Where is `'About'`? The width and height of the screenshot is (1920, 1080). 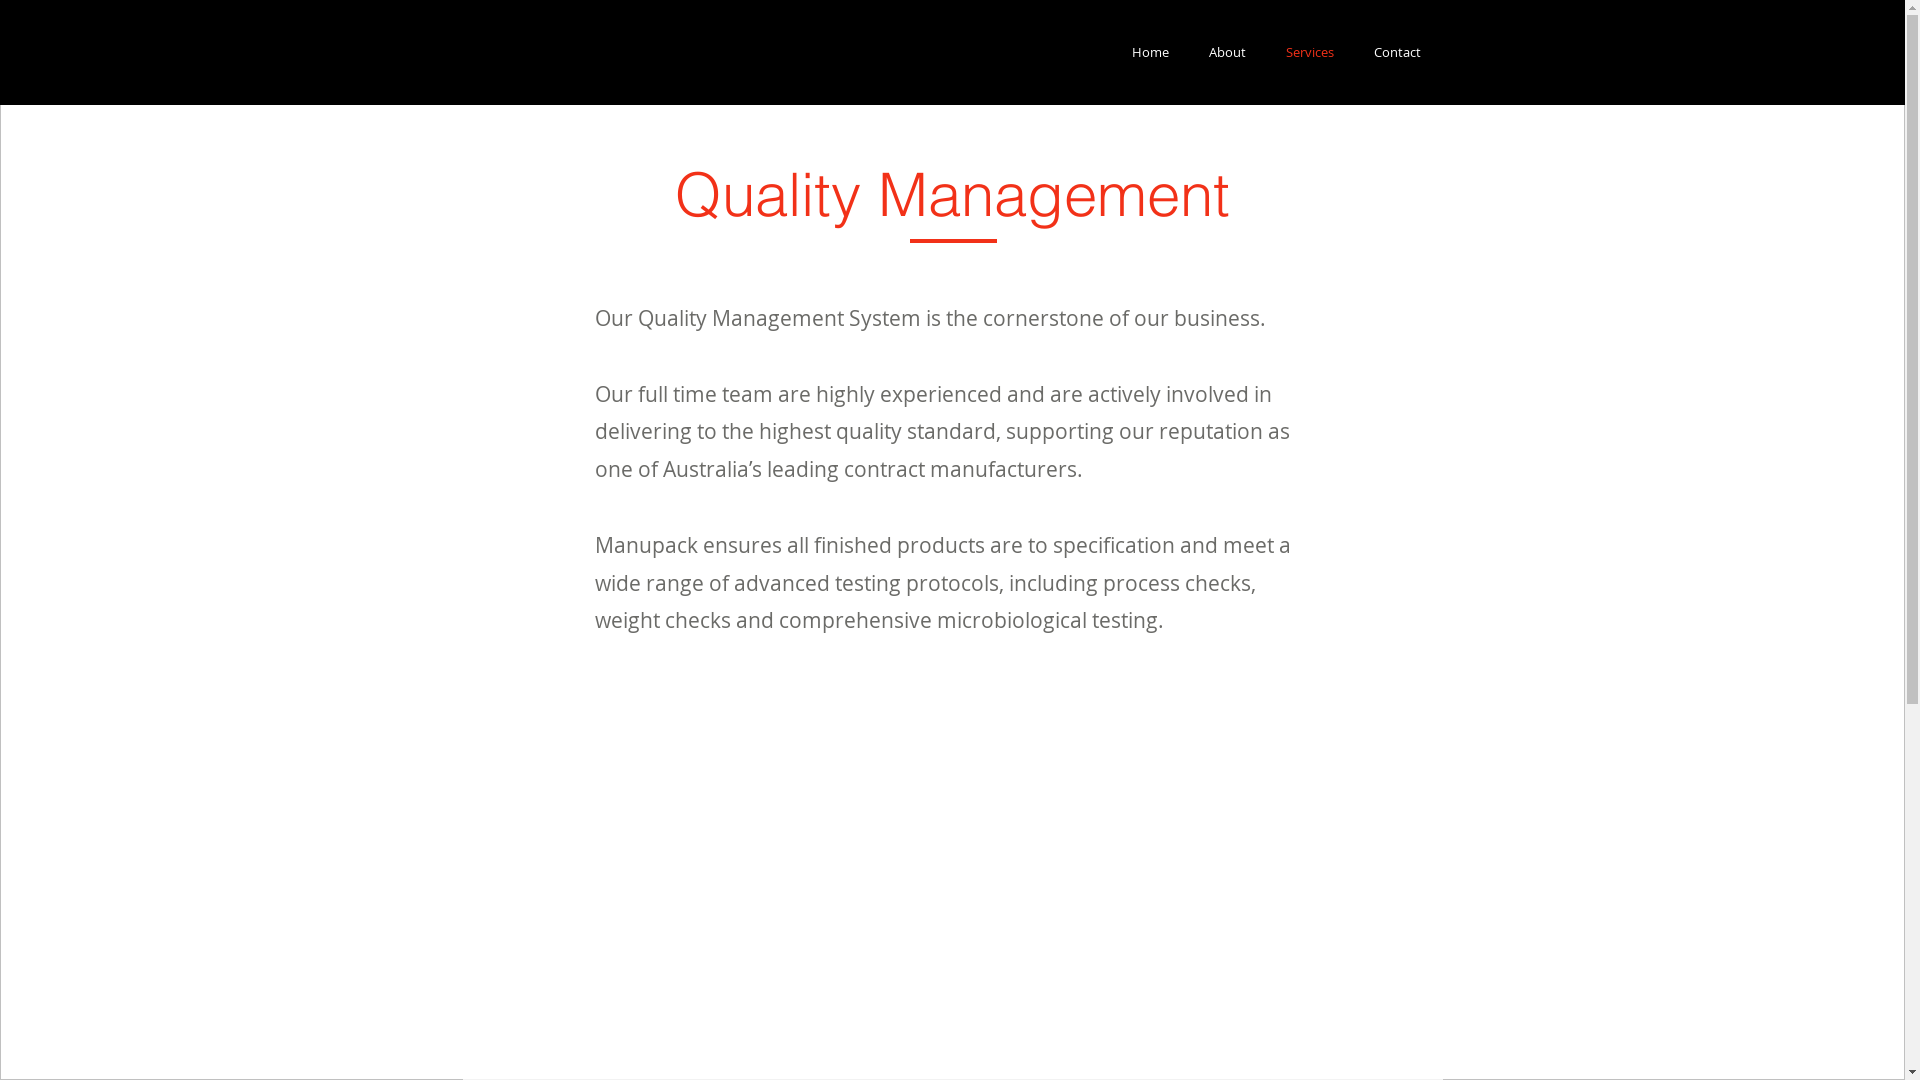 'About' is located at coordinates (1226, 51).